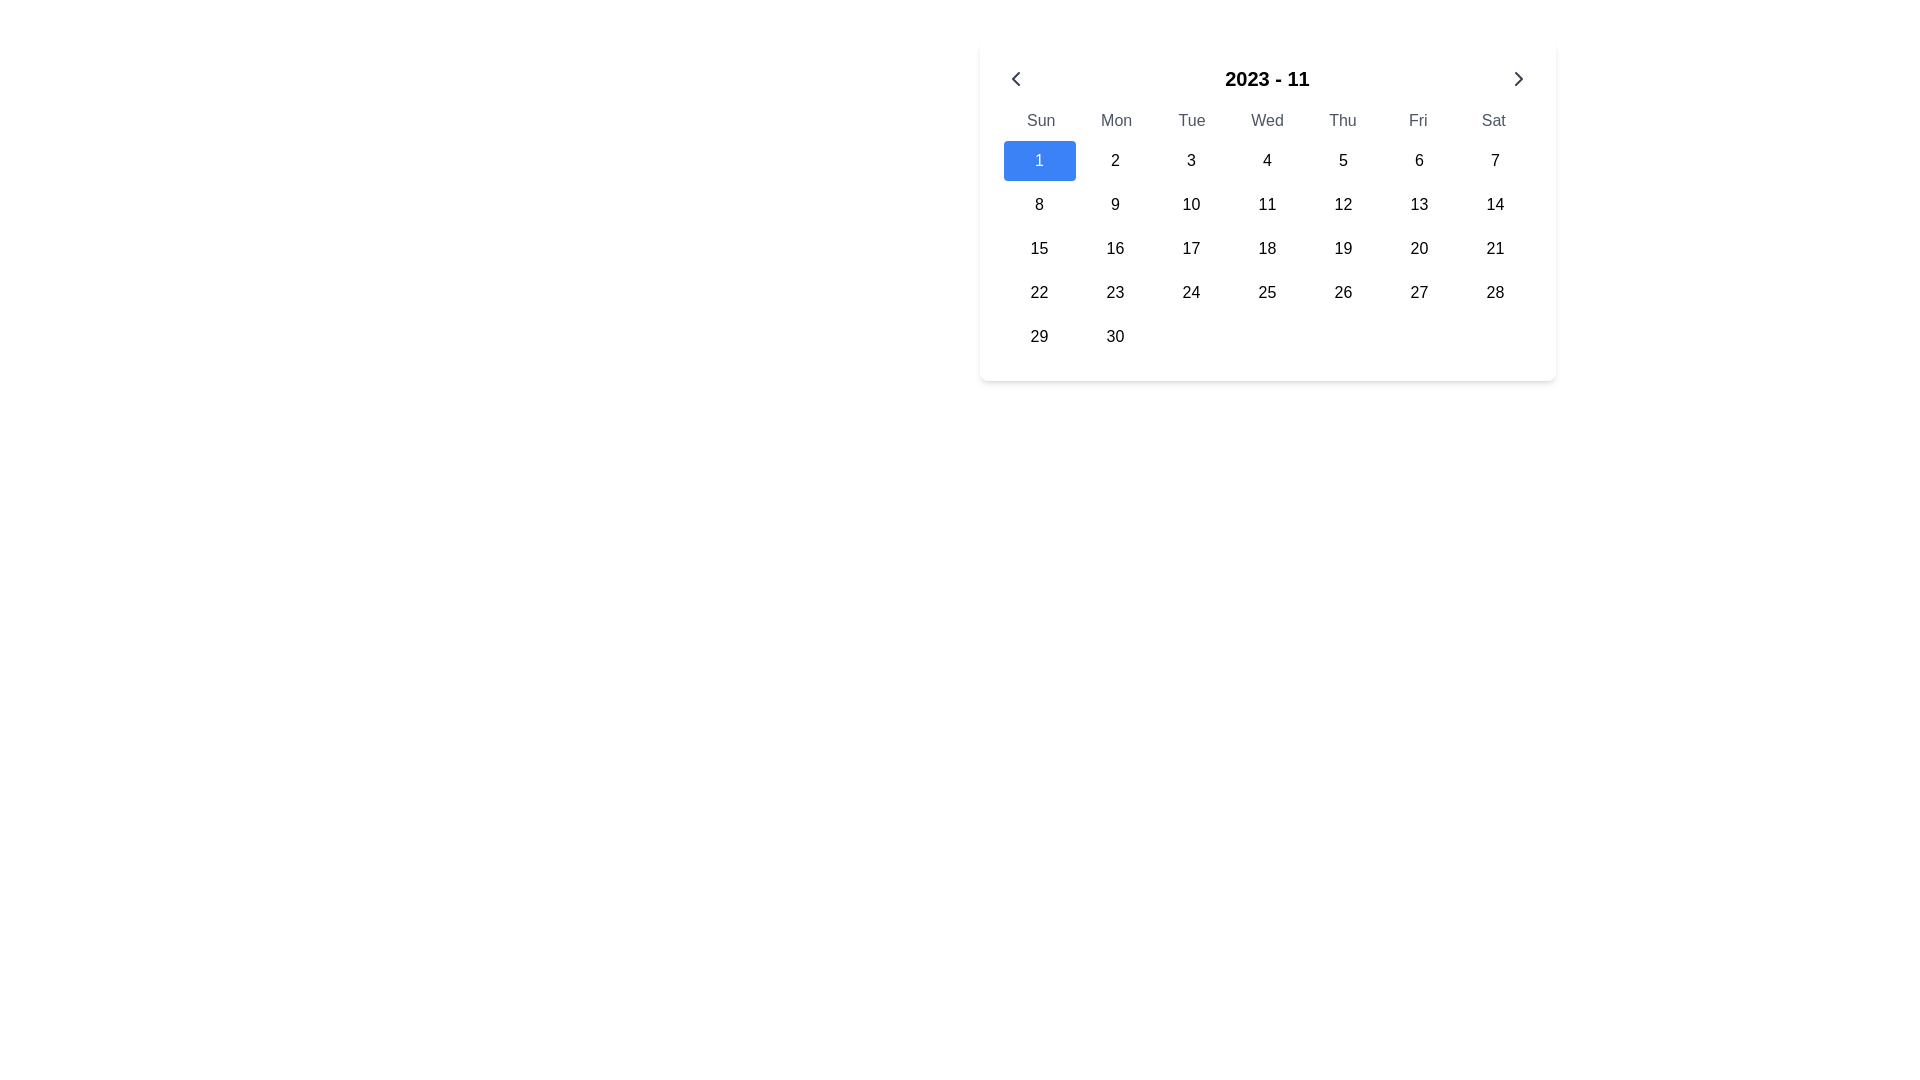 This screenshot has width=1920, height=1080. I want to click on the square button labeled '6' in the calendar grid for November 2023, located in the first row and sixth column, which changes to a light gray background when hovered over, so click(1418, 160).